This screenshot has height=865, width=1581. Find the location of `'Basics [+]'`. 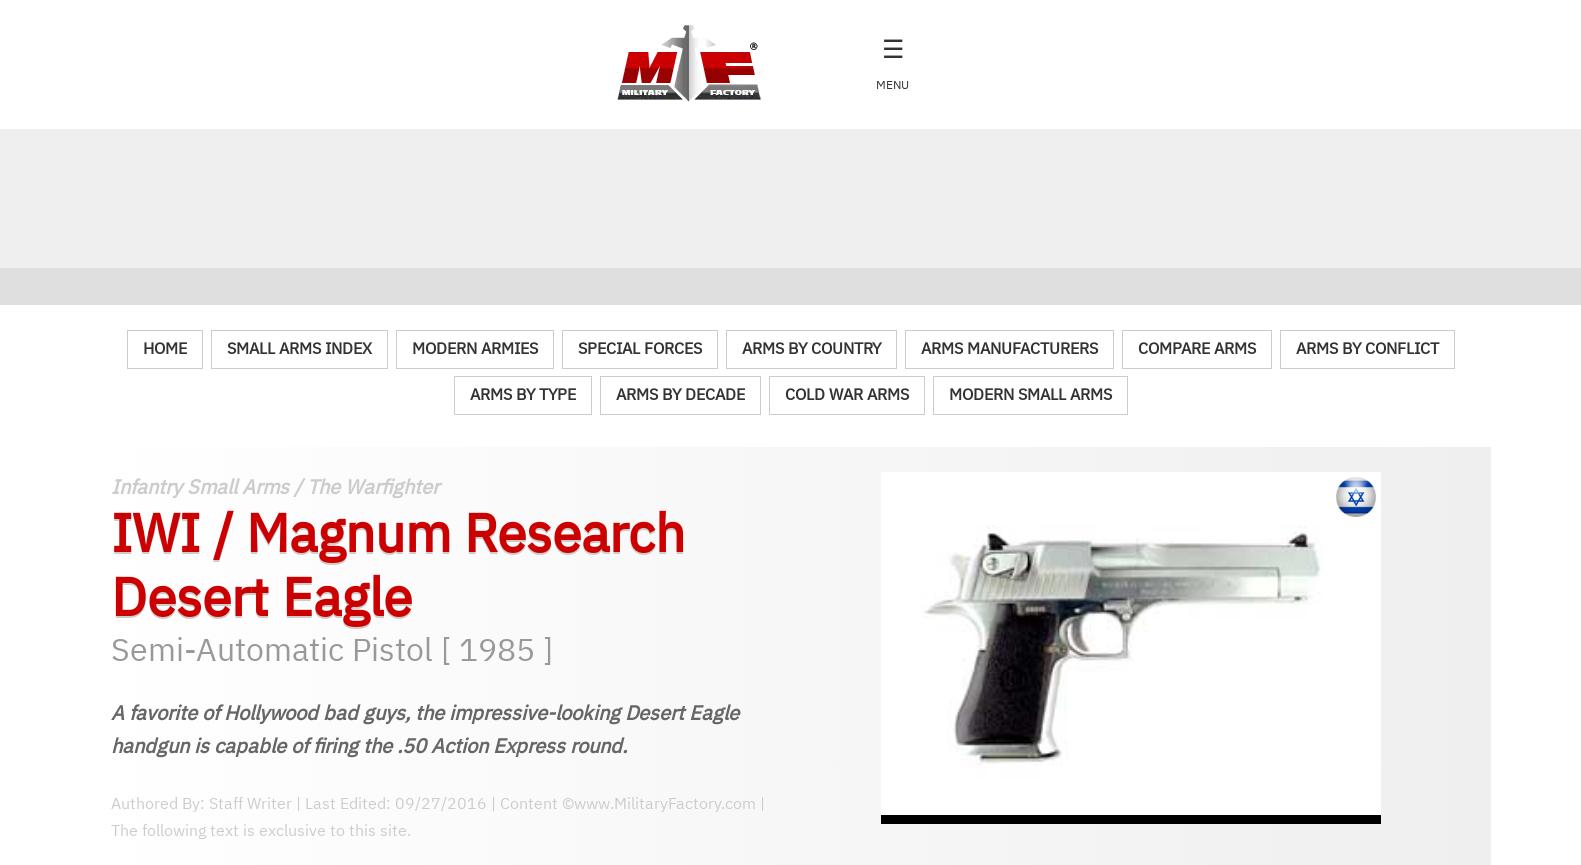

'Basics [+]' is located at coordinates (158, 291).